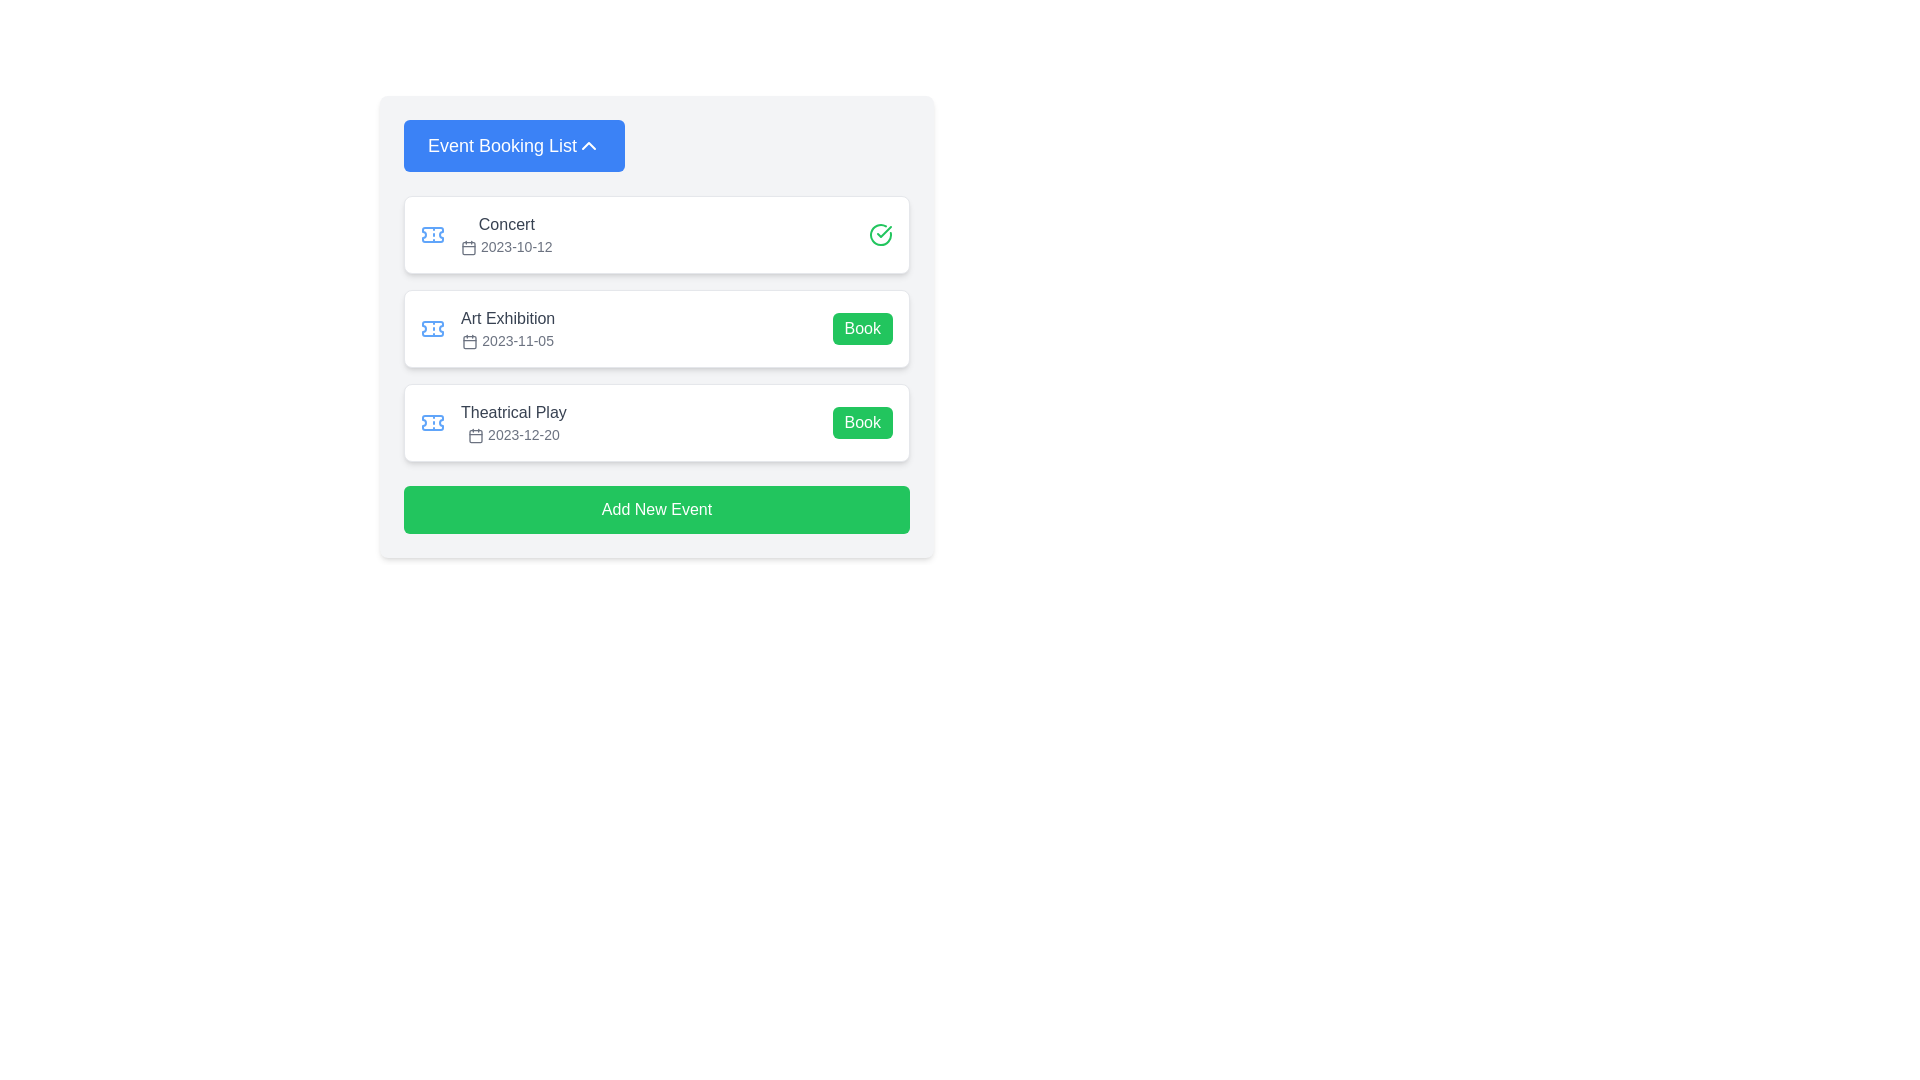 The height and width of the screenshot is (1080, 1920). What do you see at coordinates (657, 327) in the screenshot?
I see `details of the Event card titled 'Art Exhibition' including the date '2023-11-05', which is the second card in a vertical list of similar cards` at bounding box center [657, 327].